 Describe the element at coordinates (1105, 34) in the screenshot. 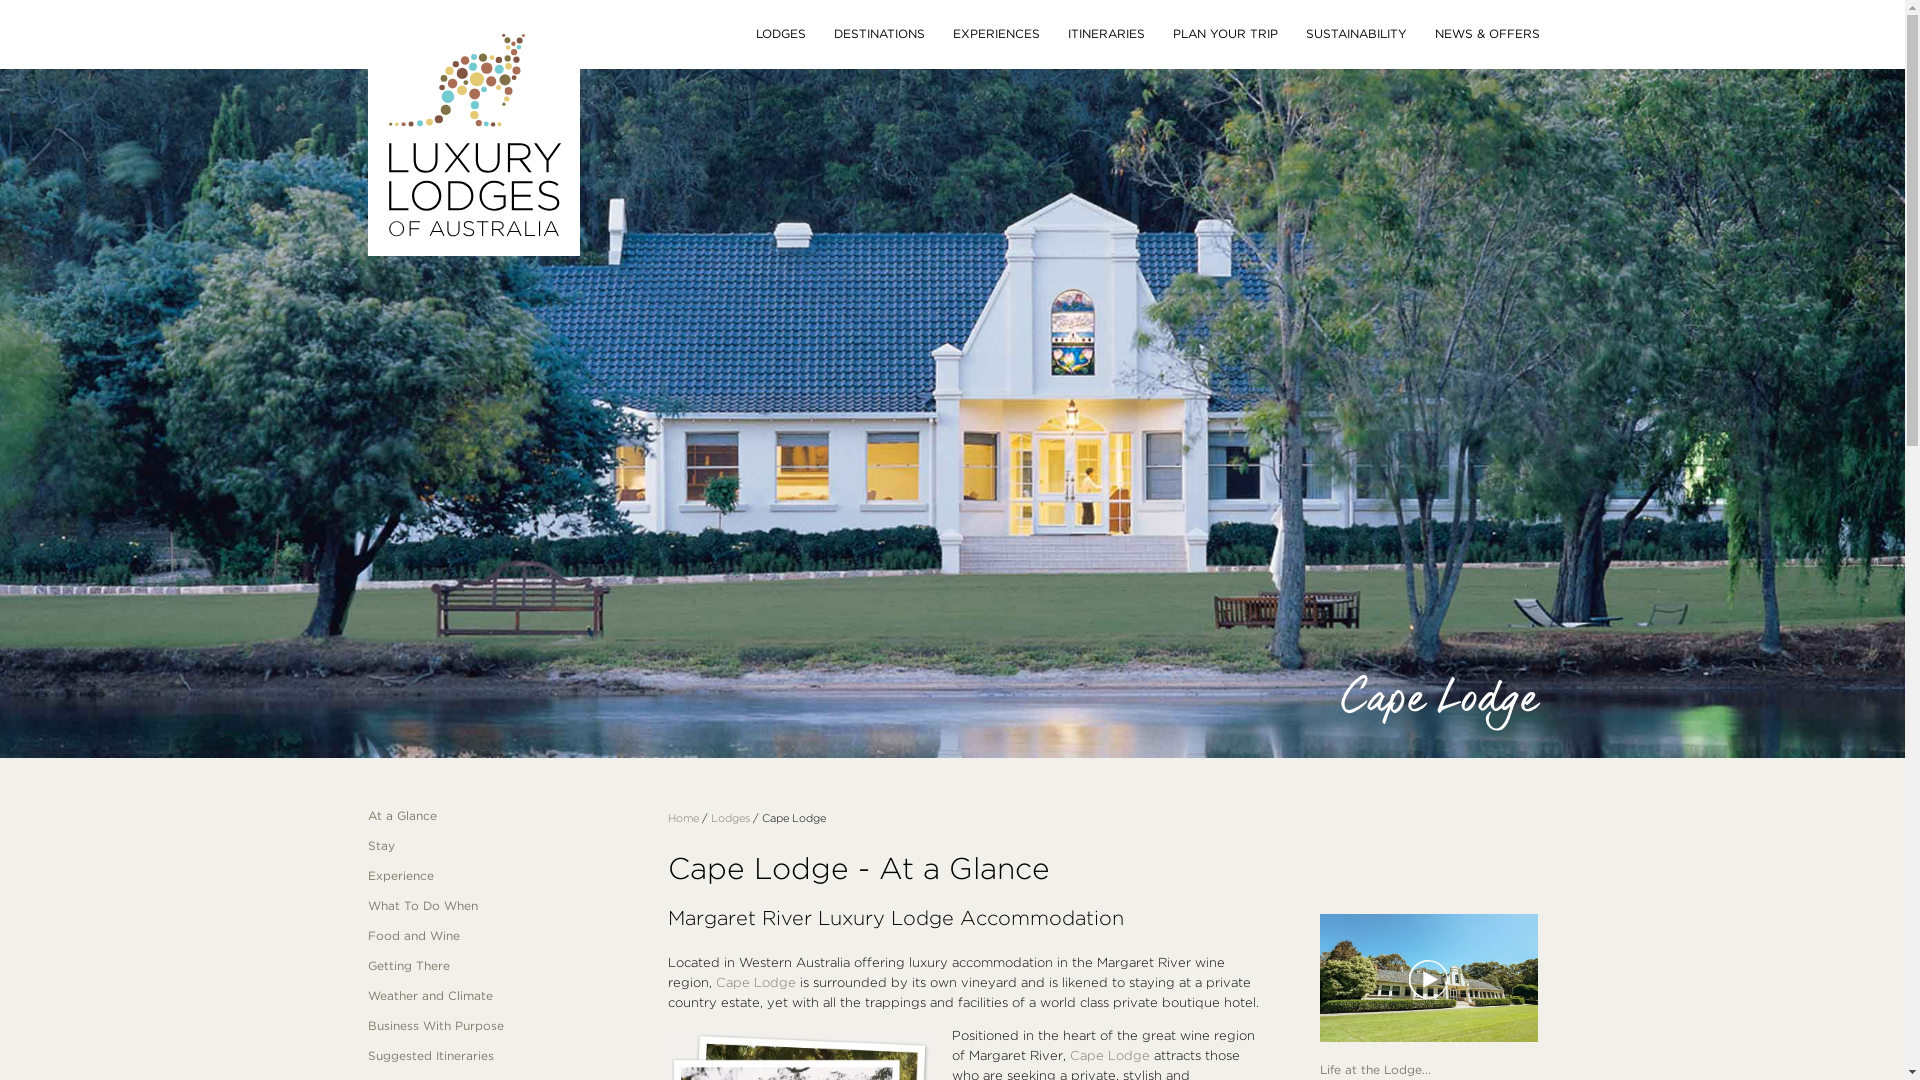

I see `'ITINERARIES'` at that location.